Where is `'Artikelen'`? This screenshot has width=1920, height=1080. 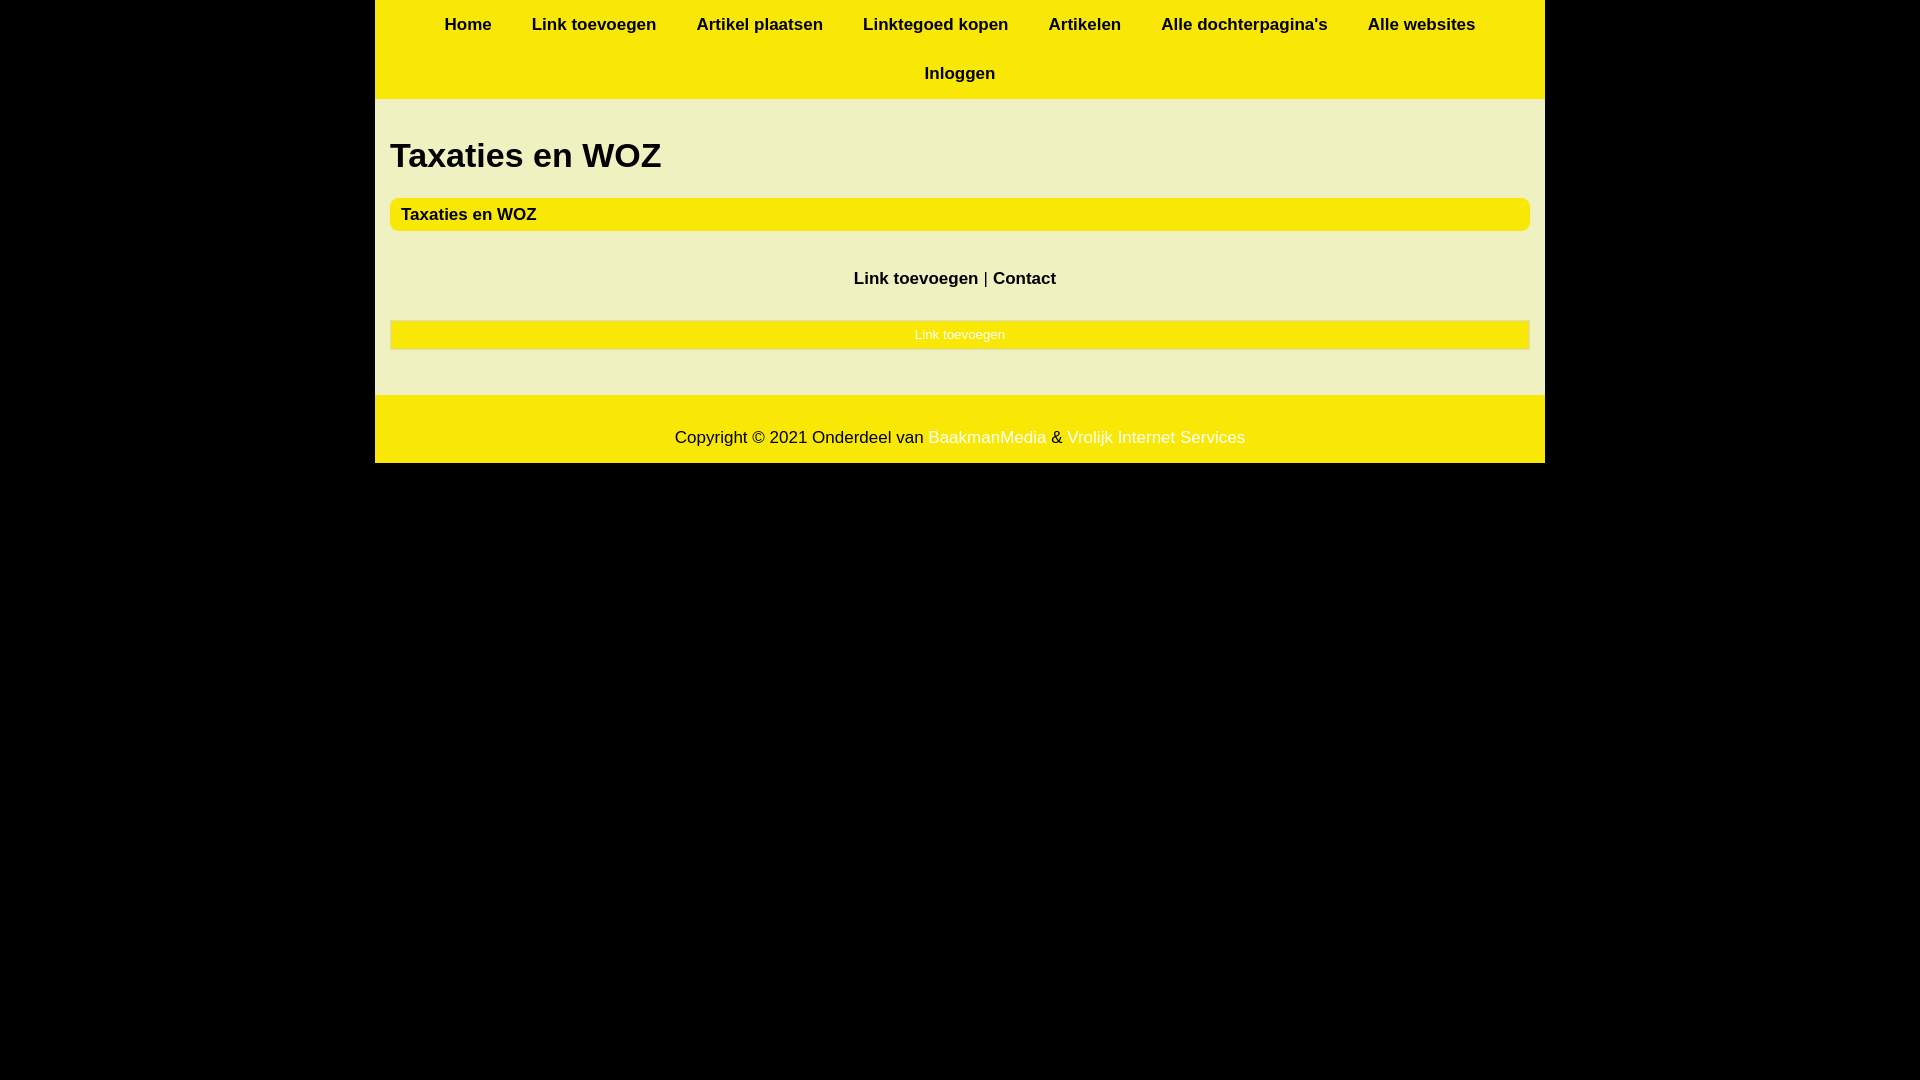
'Artikelen' is located at coordinates (1083, 24).